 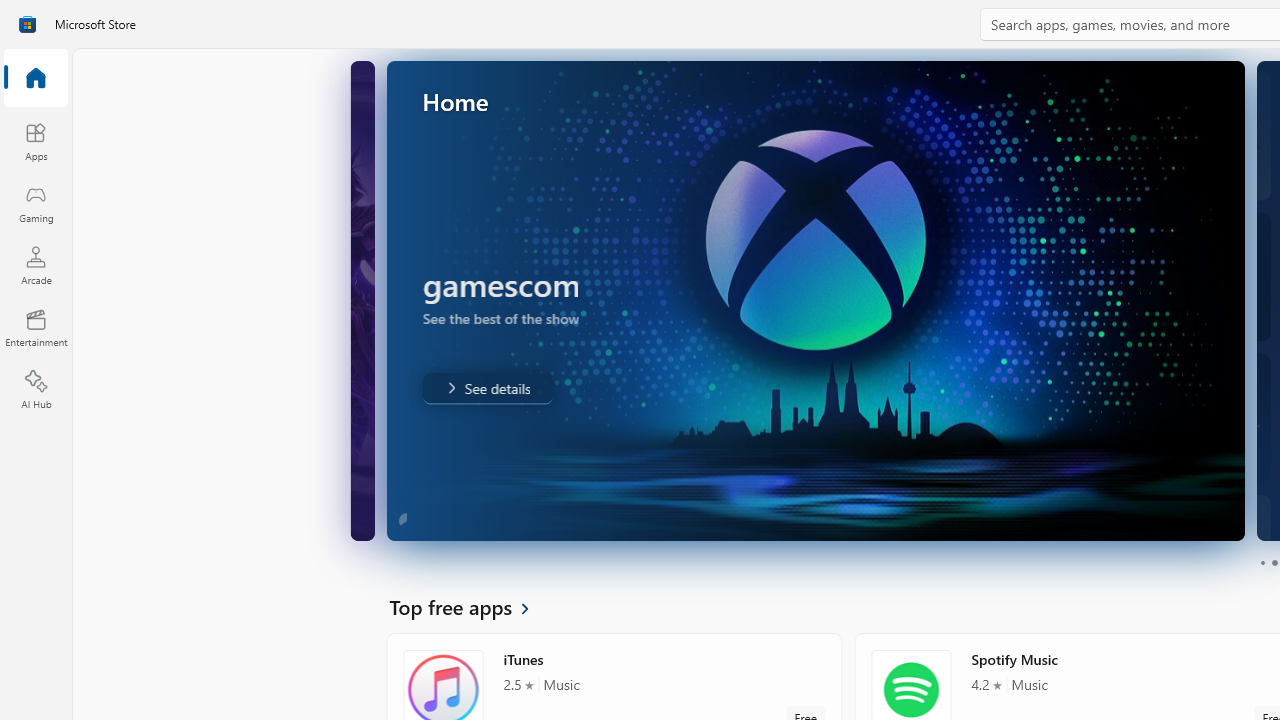 What do you see at coordinates (1261, 563) in the screenshot?
I see `'Page 1'` at bounding box center [1261, 563].